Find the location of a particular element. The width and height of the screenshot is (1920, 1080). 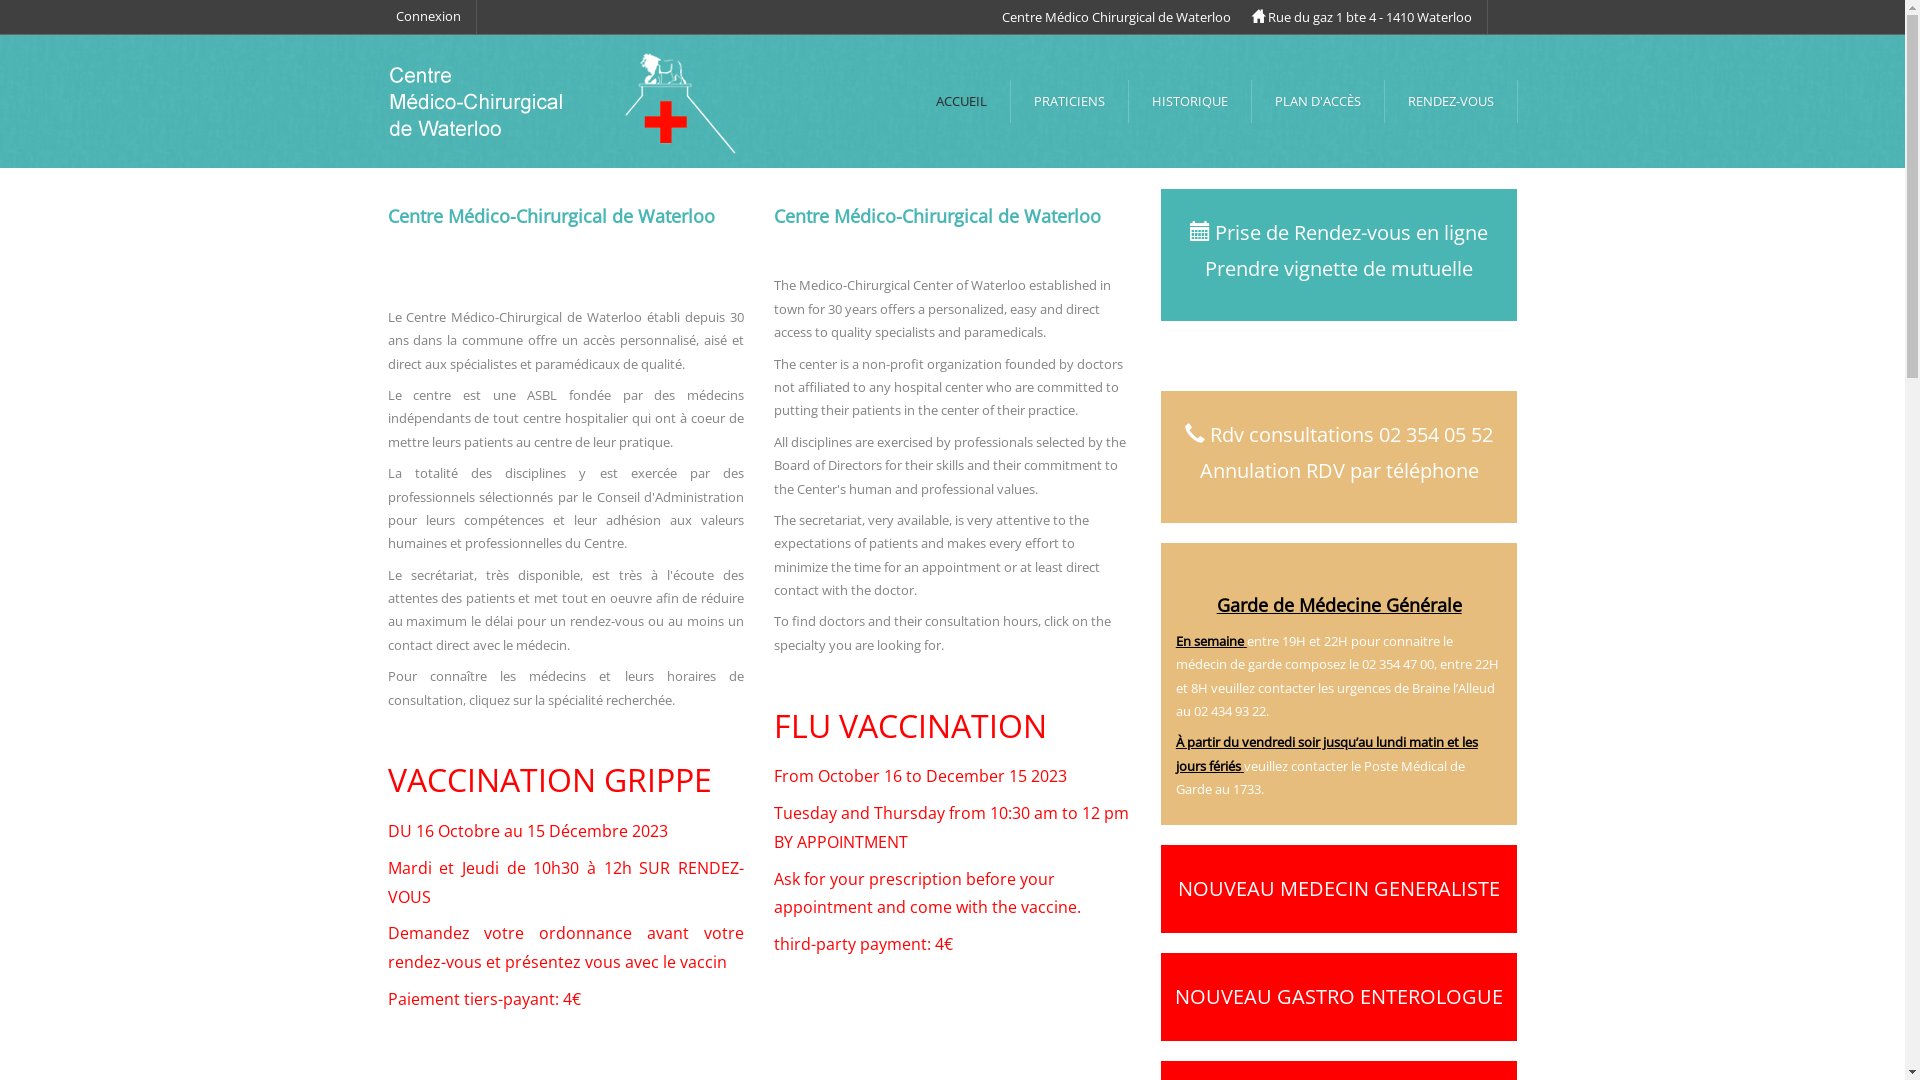

'RENDEZ-VOUS' is located at coordinates (1450, 101).